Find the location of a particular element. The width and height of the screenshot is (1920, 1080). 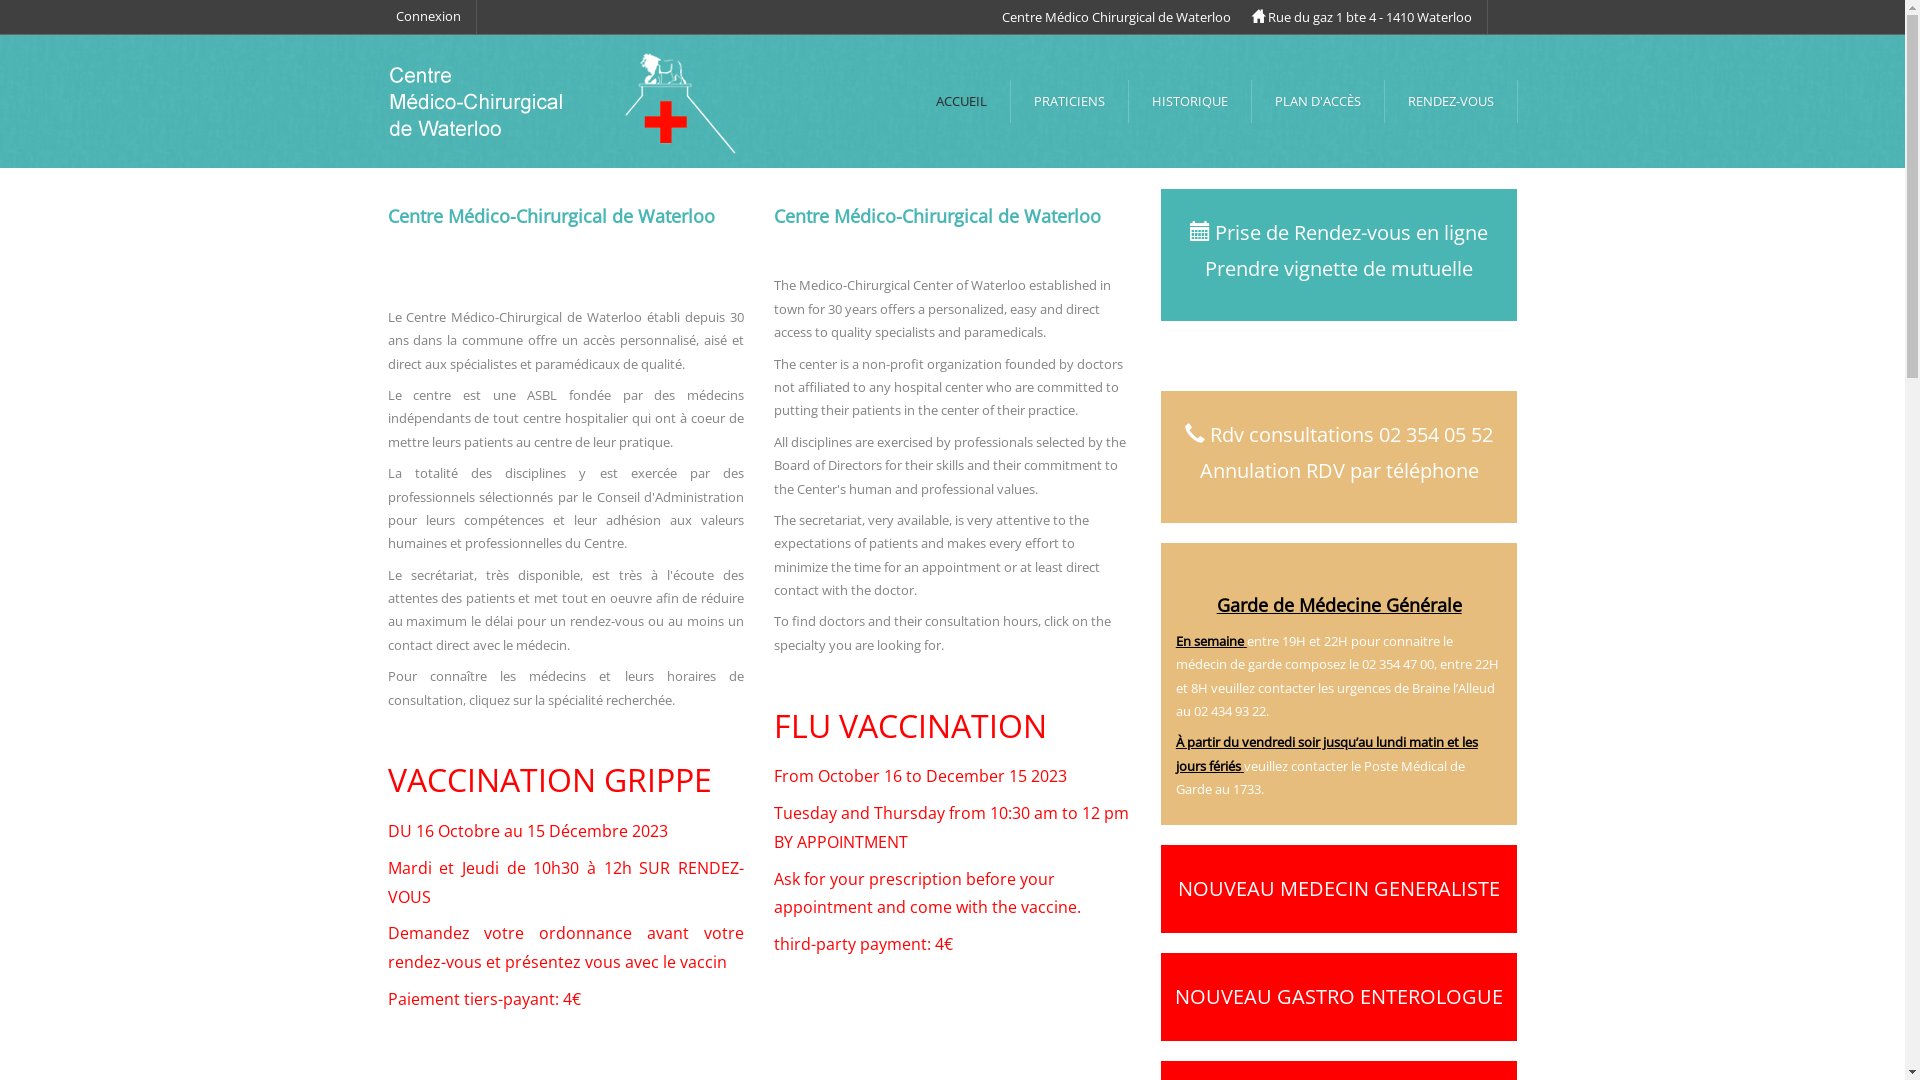

'RENDEZ-VOUS' is located at coordinates (1450, 101).